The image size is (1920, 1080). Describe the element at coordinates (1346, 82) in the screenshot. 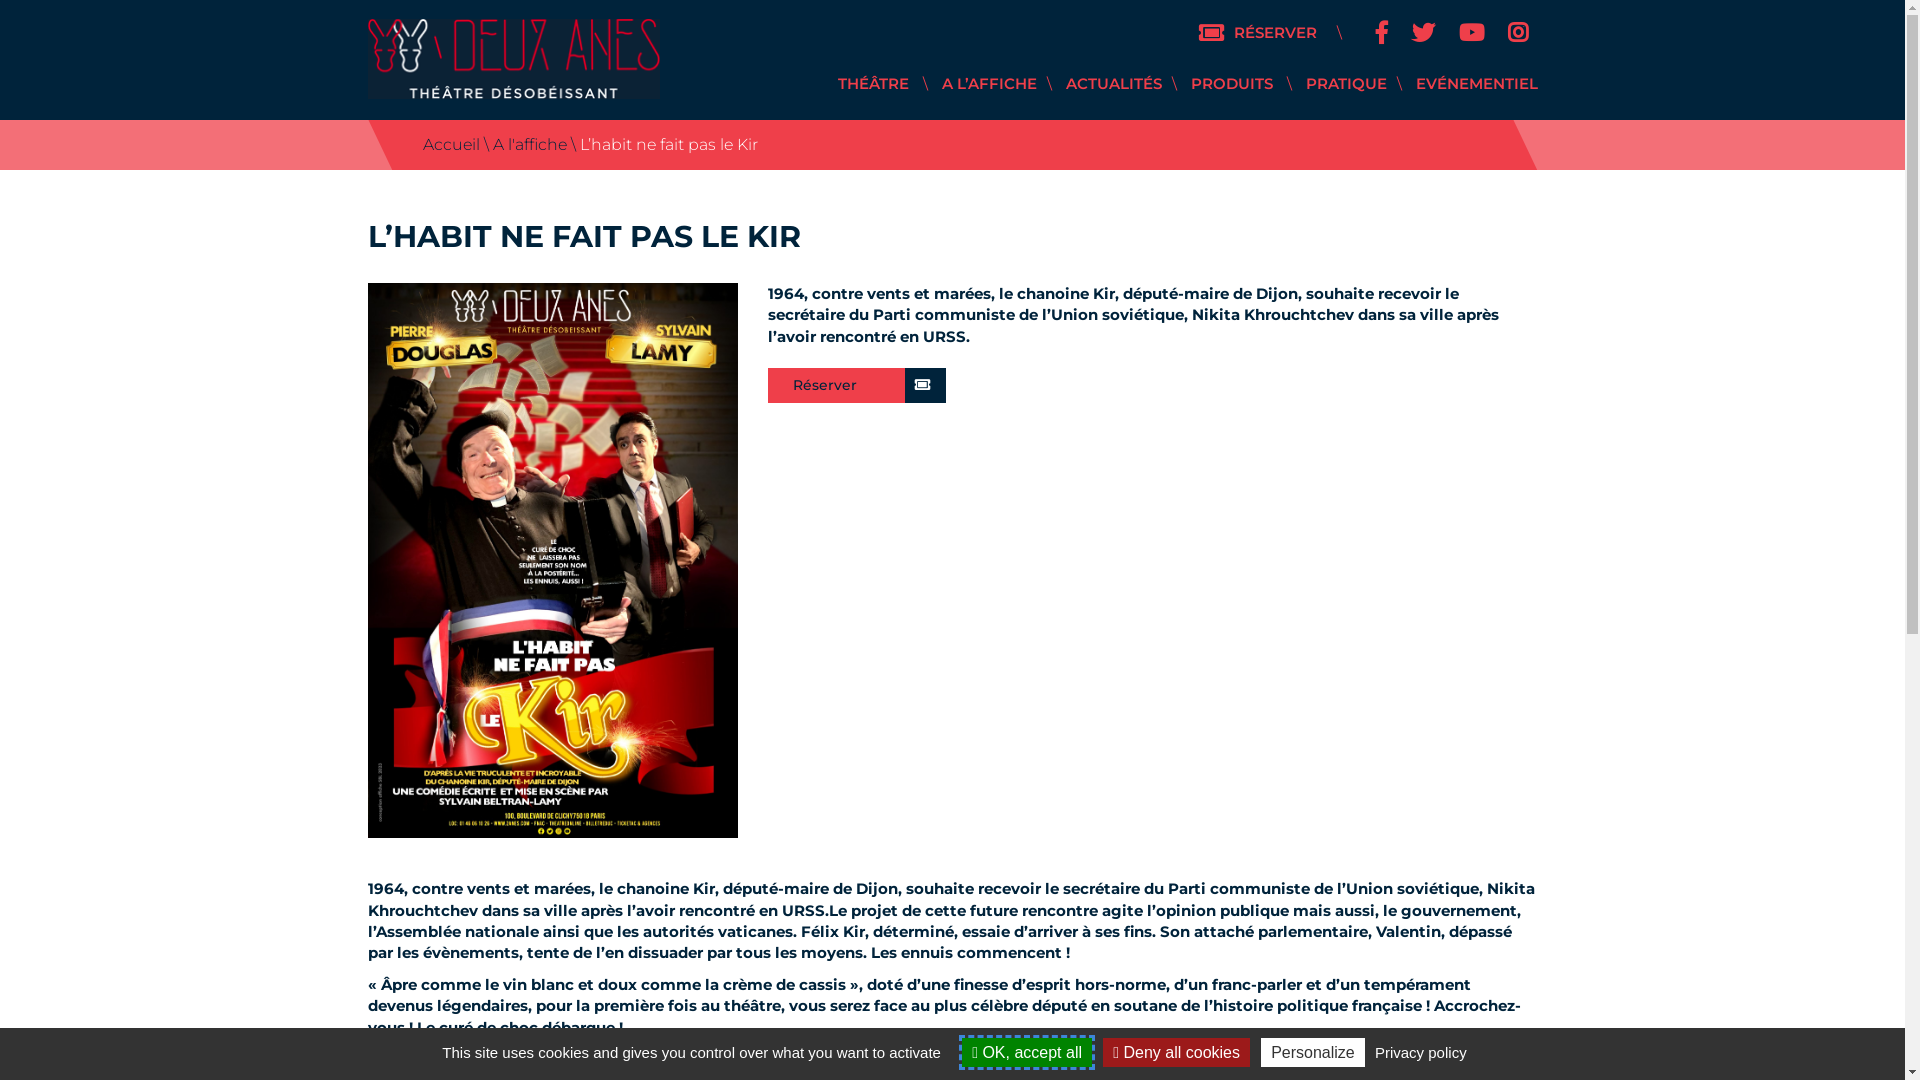

I see `'PRATIQUE'` at that location.